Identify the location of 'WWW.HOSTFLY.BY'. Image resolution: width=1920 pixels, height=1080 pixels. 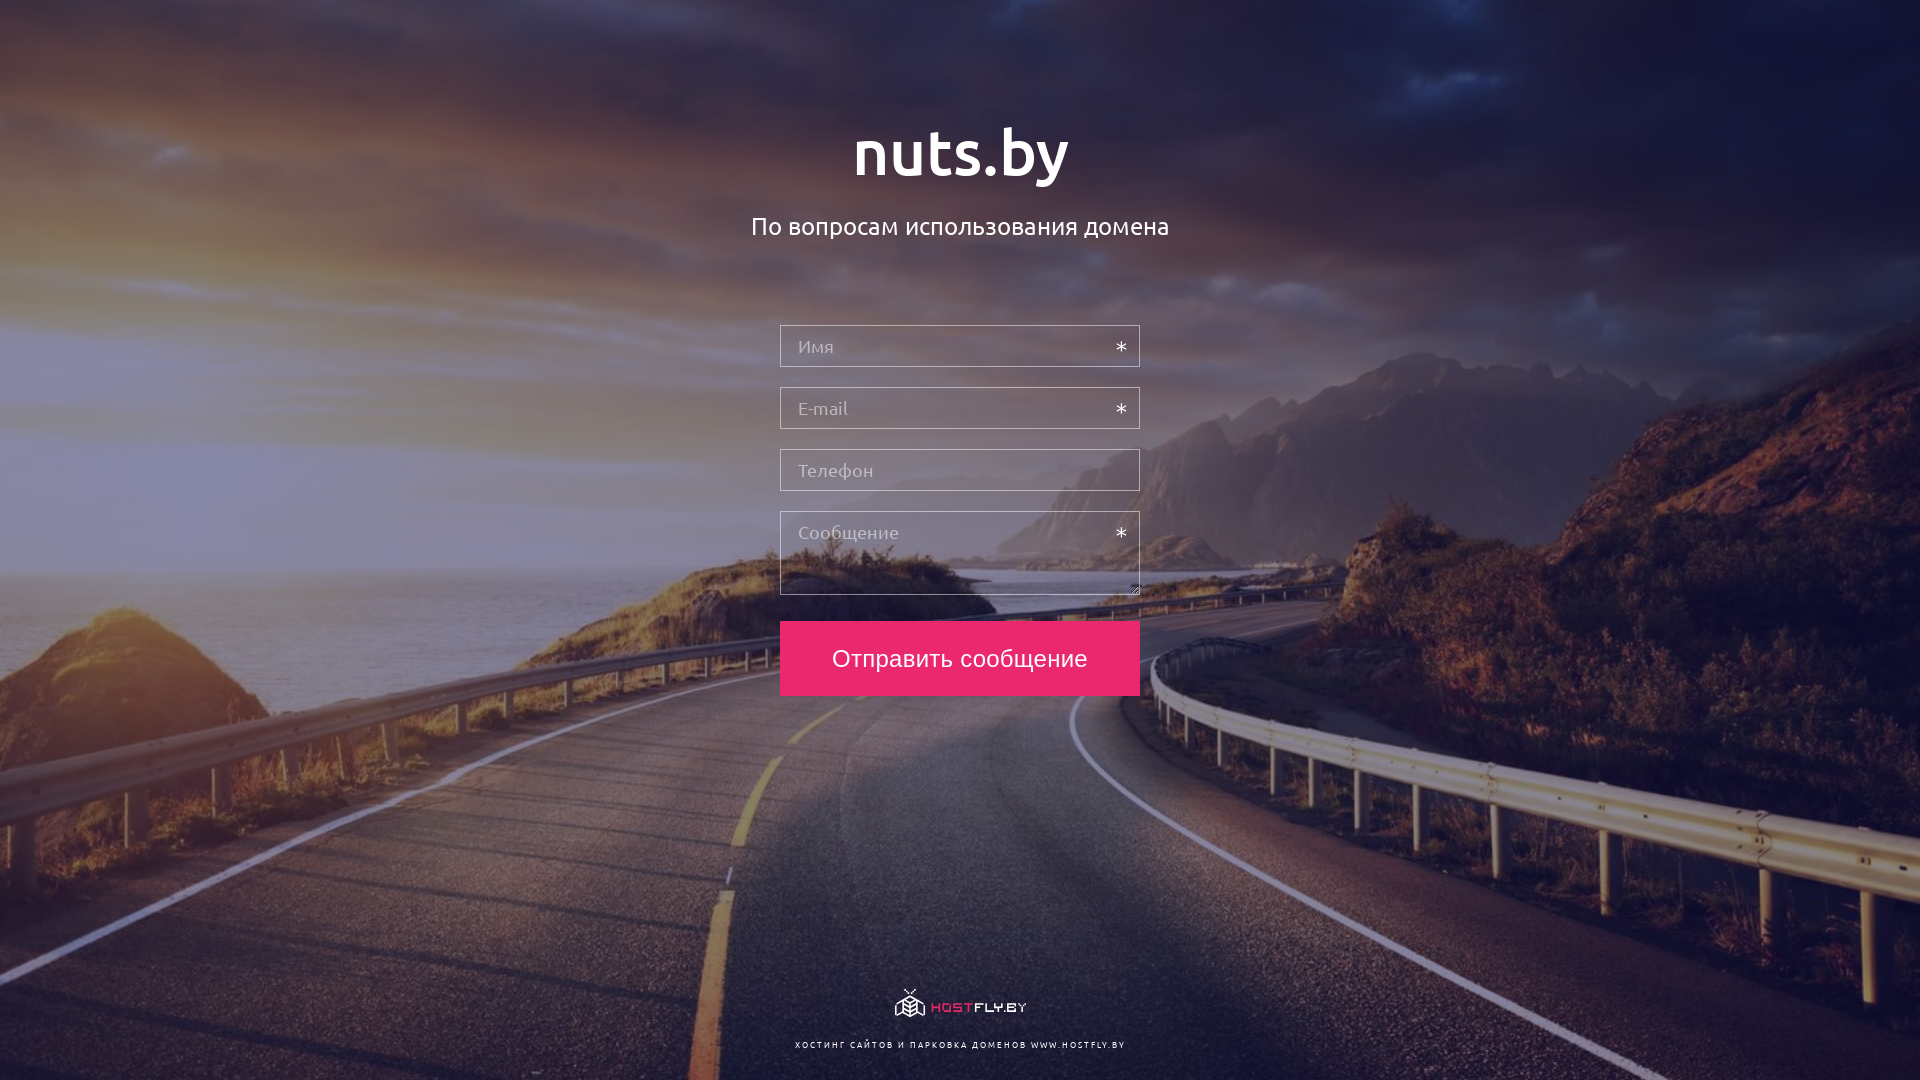
(1076, 1043).